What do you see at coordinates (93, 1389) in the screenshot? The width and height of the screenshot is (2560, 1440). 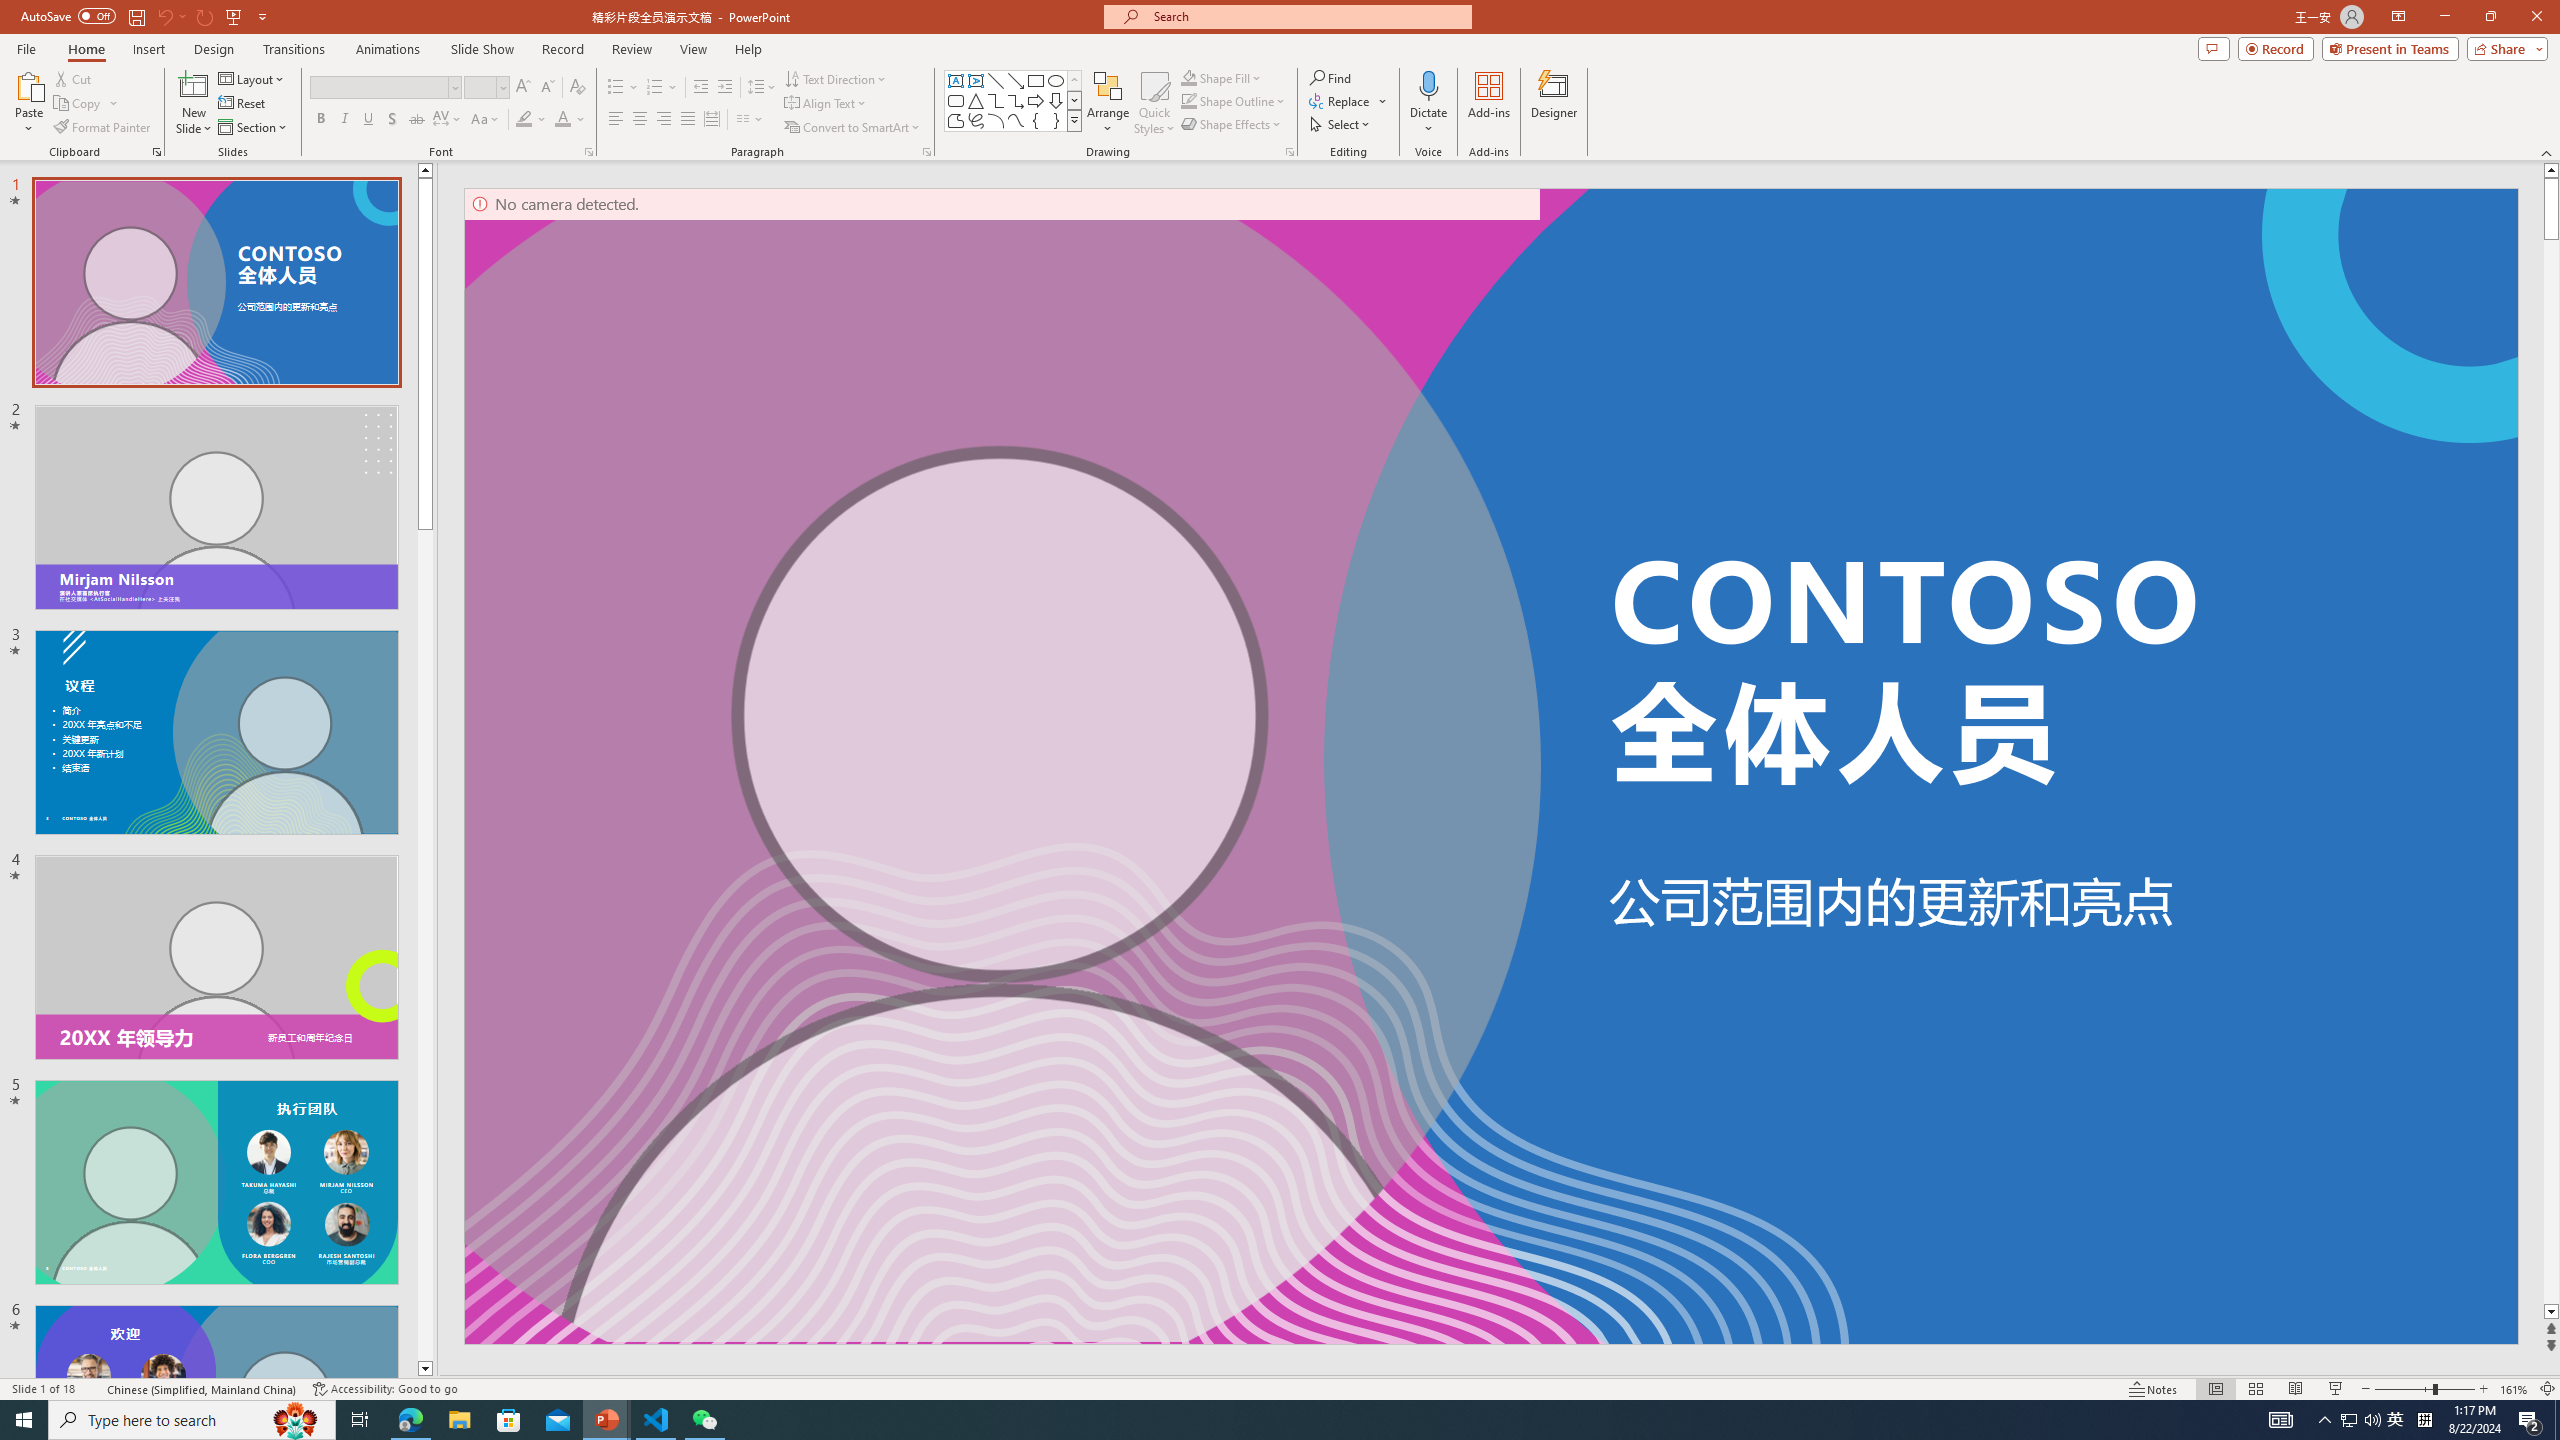 I see `'Spell Check '` at bounding box center [93, 1389].